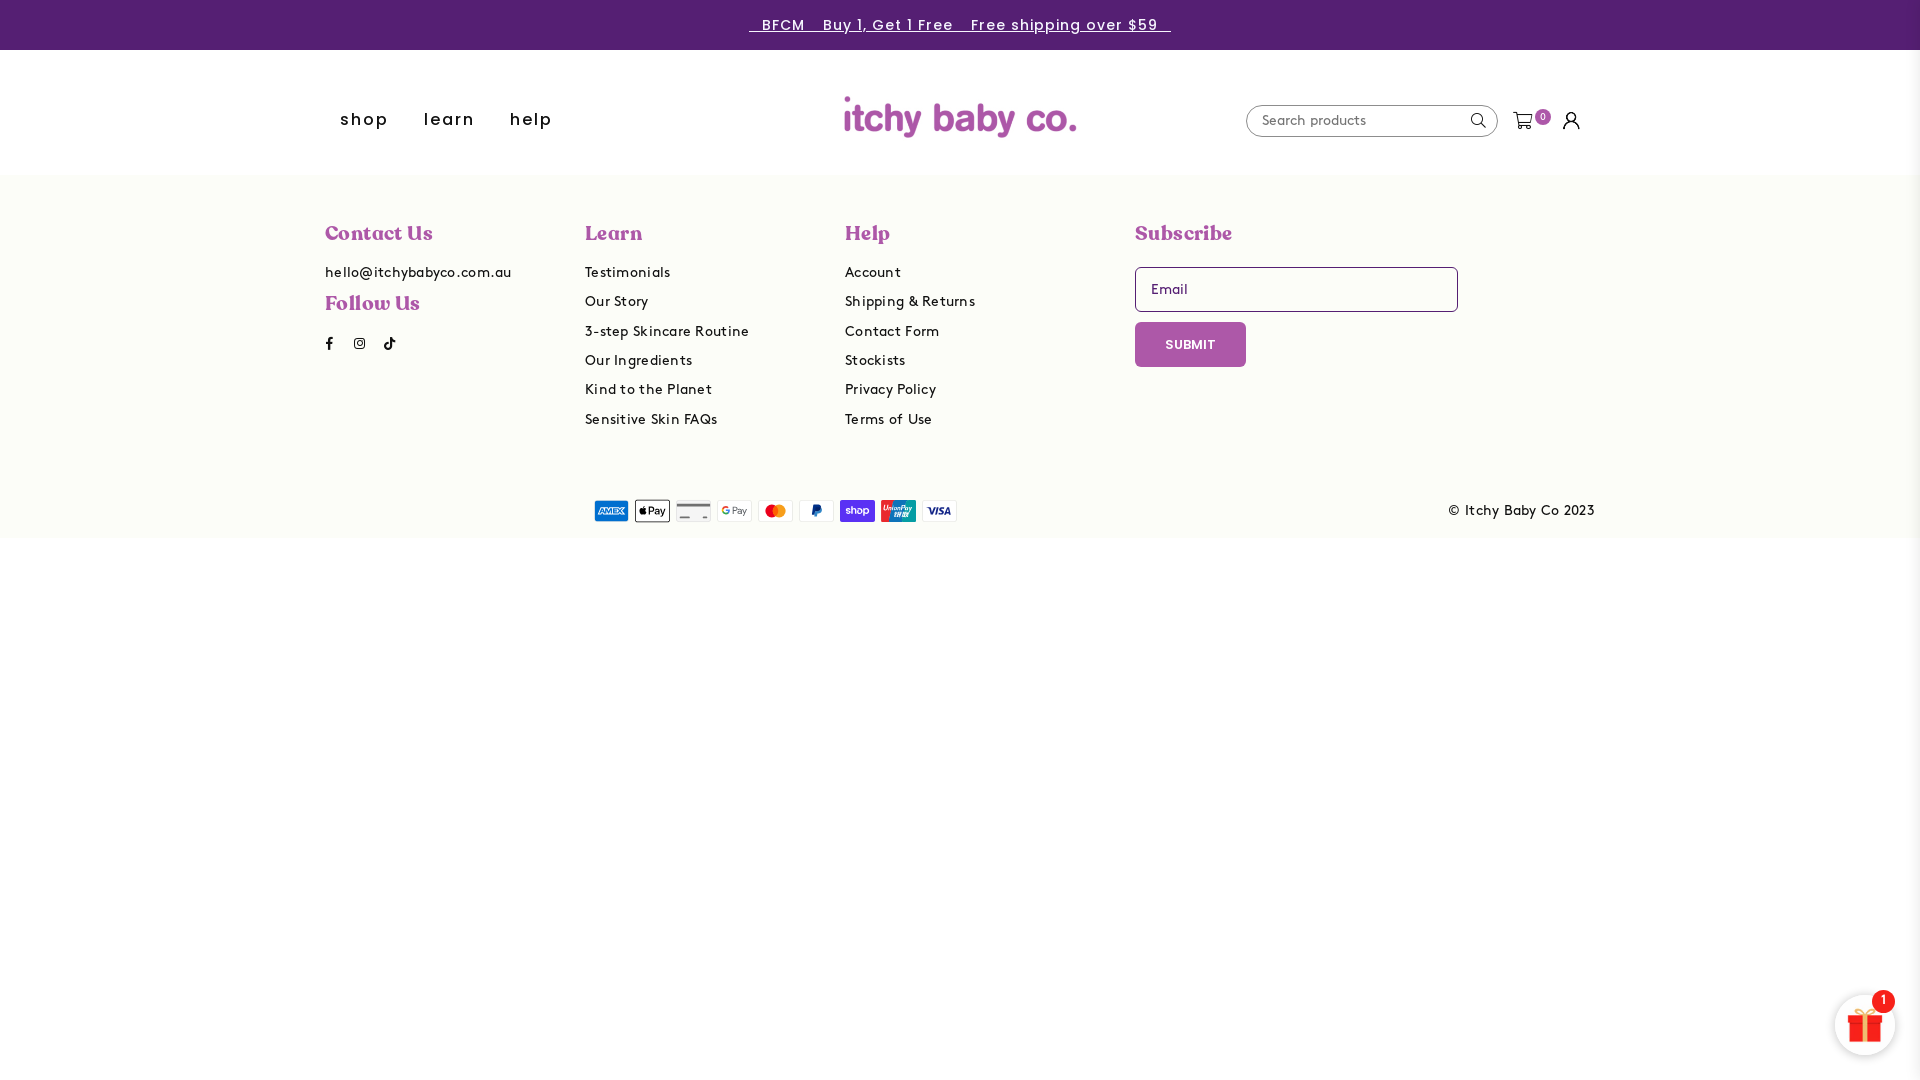 This screenshot has height=1080, width=1920. Describe the element at coordinates (873, 272) in the screenshot. I see `'Account'` at that location.